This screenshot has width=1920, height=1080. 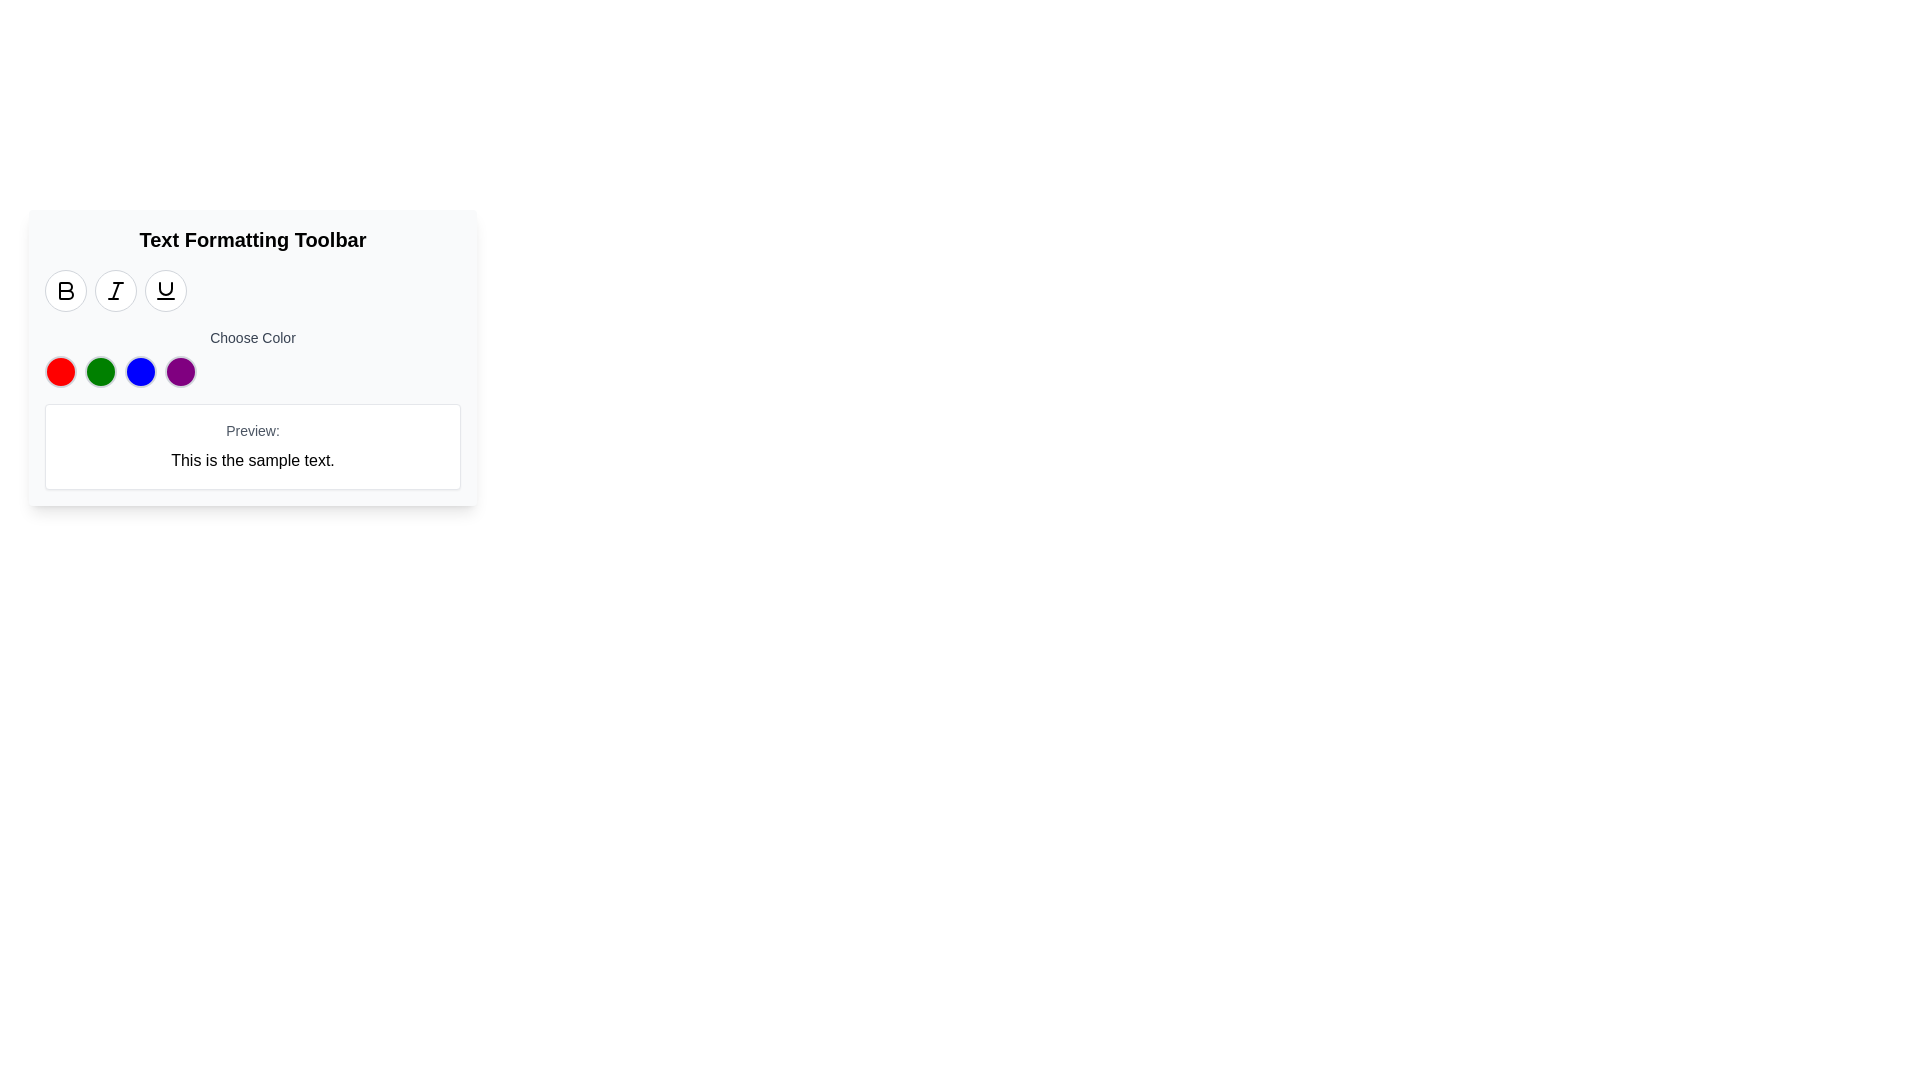 I want to click on the third circular blue button with a light gray border, located below the 'Choose Color' label, so click(x=139, y=371).